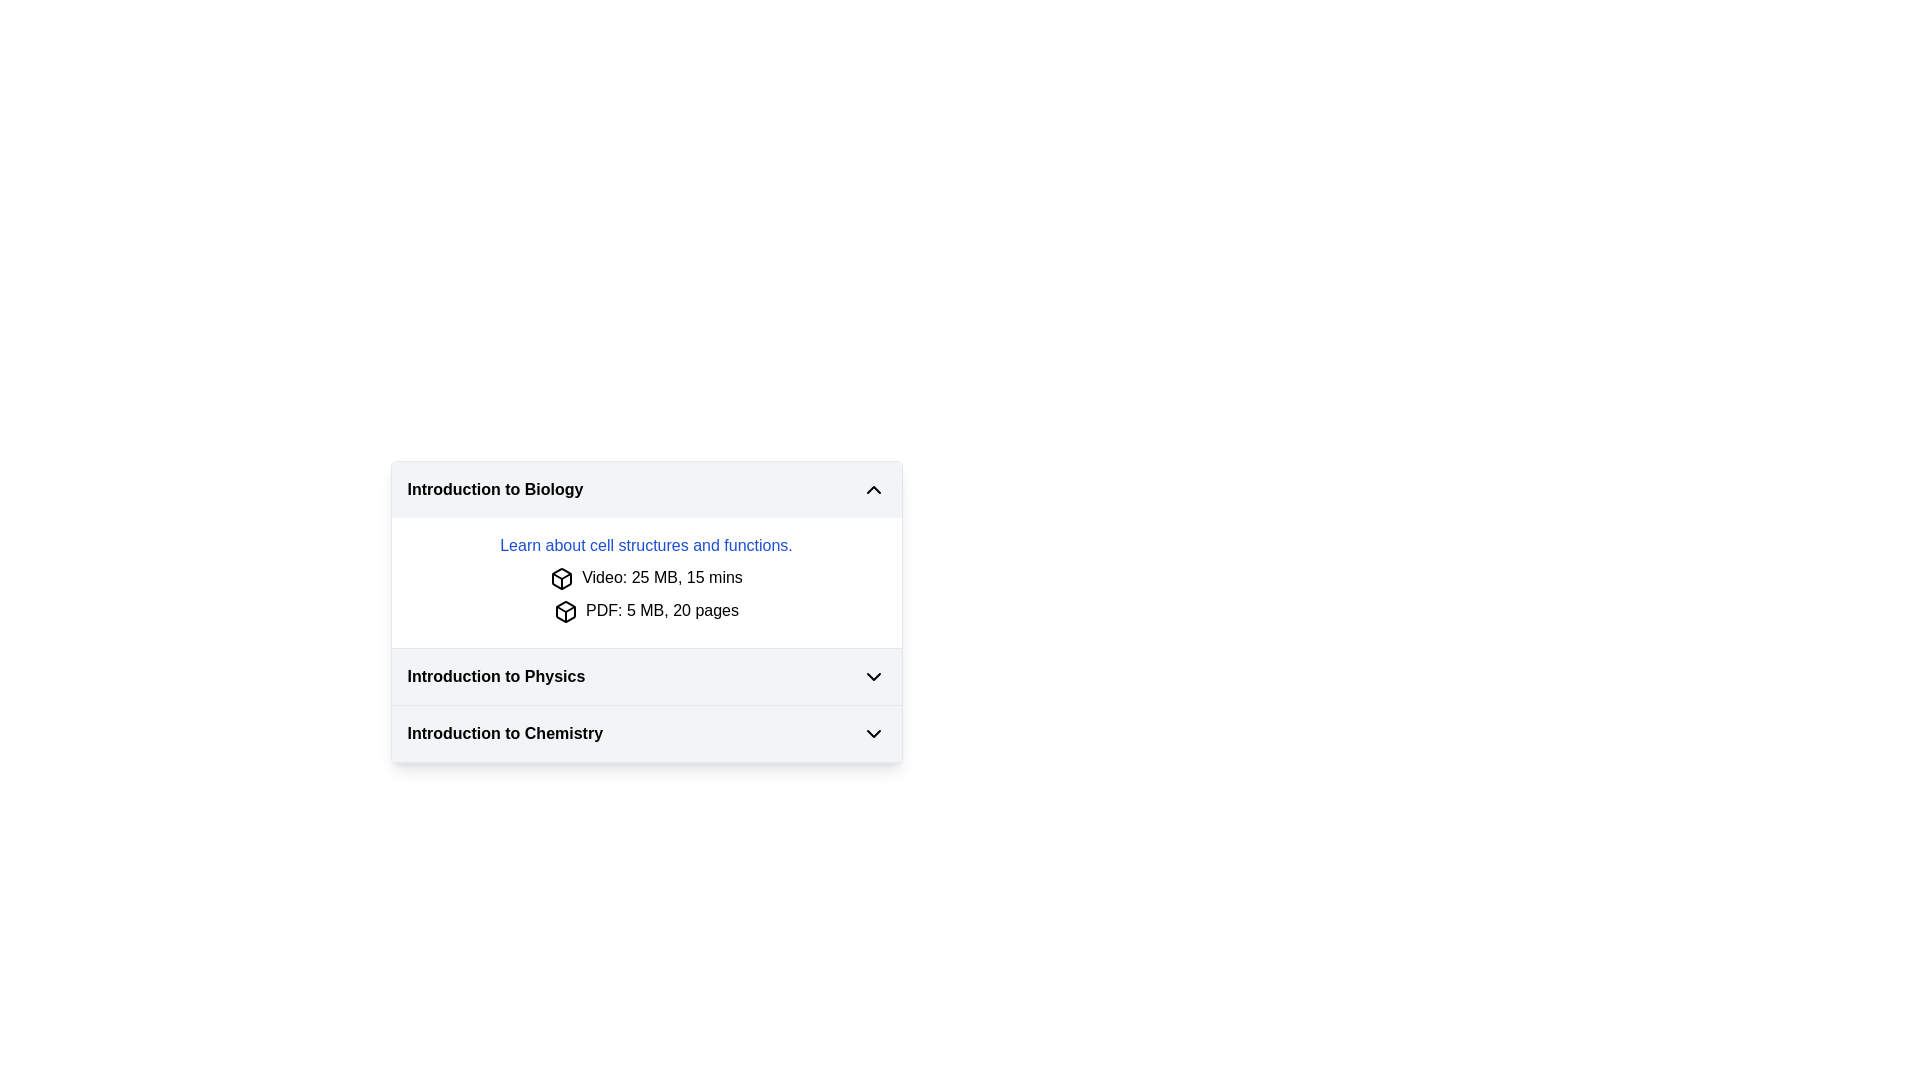 This screenshot has width=1920, height=1080. Describe the element at coordinates (873, 733) in the screenshot. I see `the downward-pointing chevron icon button on the right side of the 'Introduction to Chemistry' row` at that location.